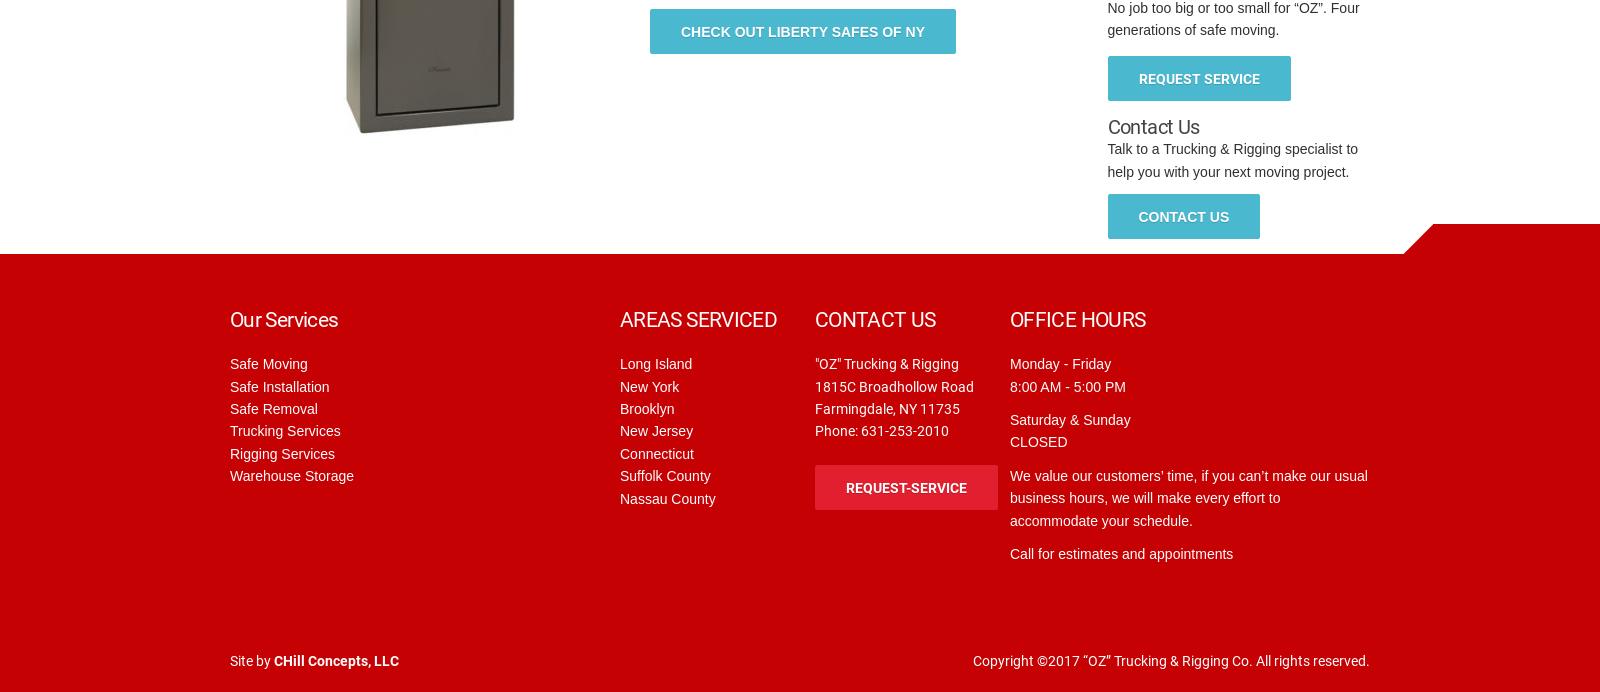  I want to click on 'Safe Moving', so click(268, 363).